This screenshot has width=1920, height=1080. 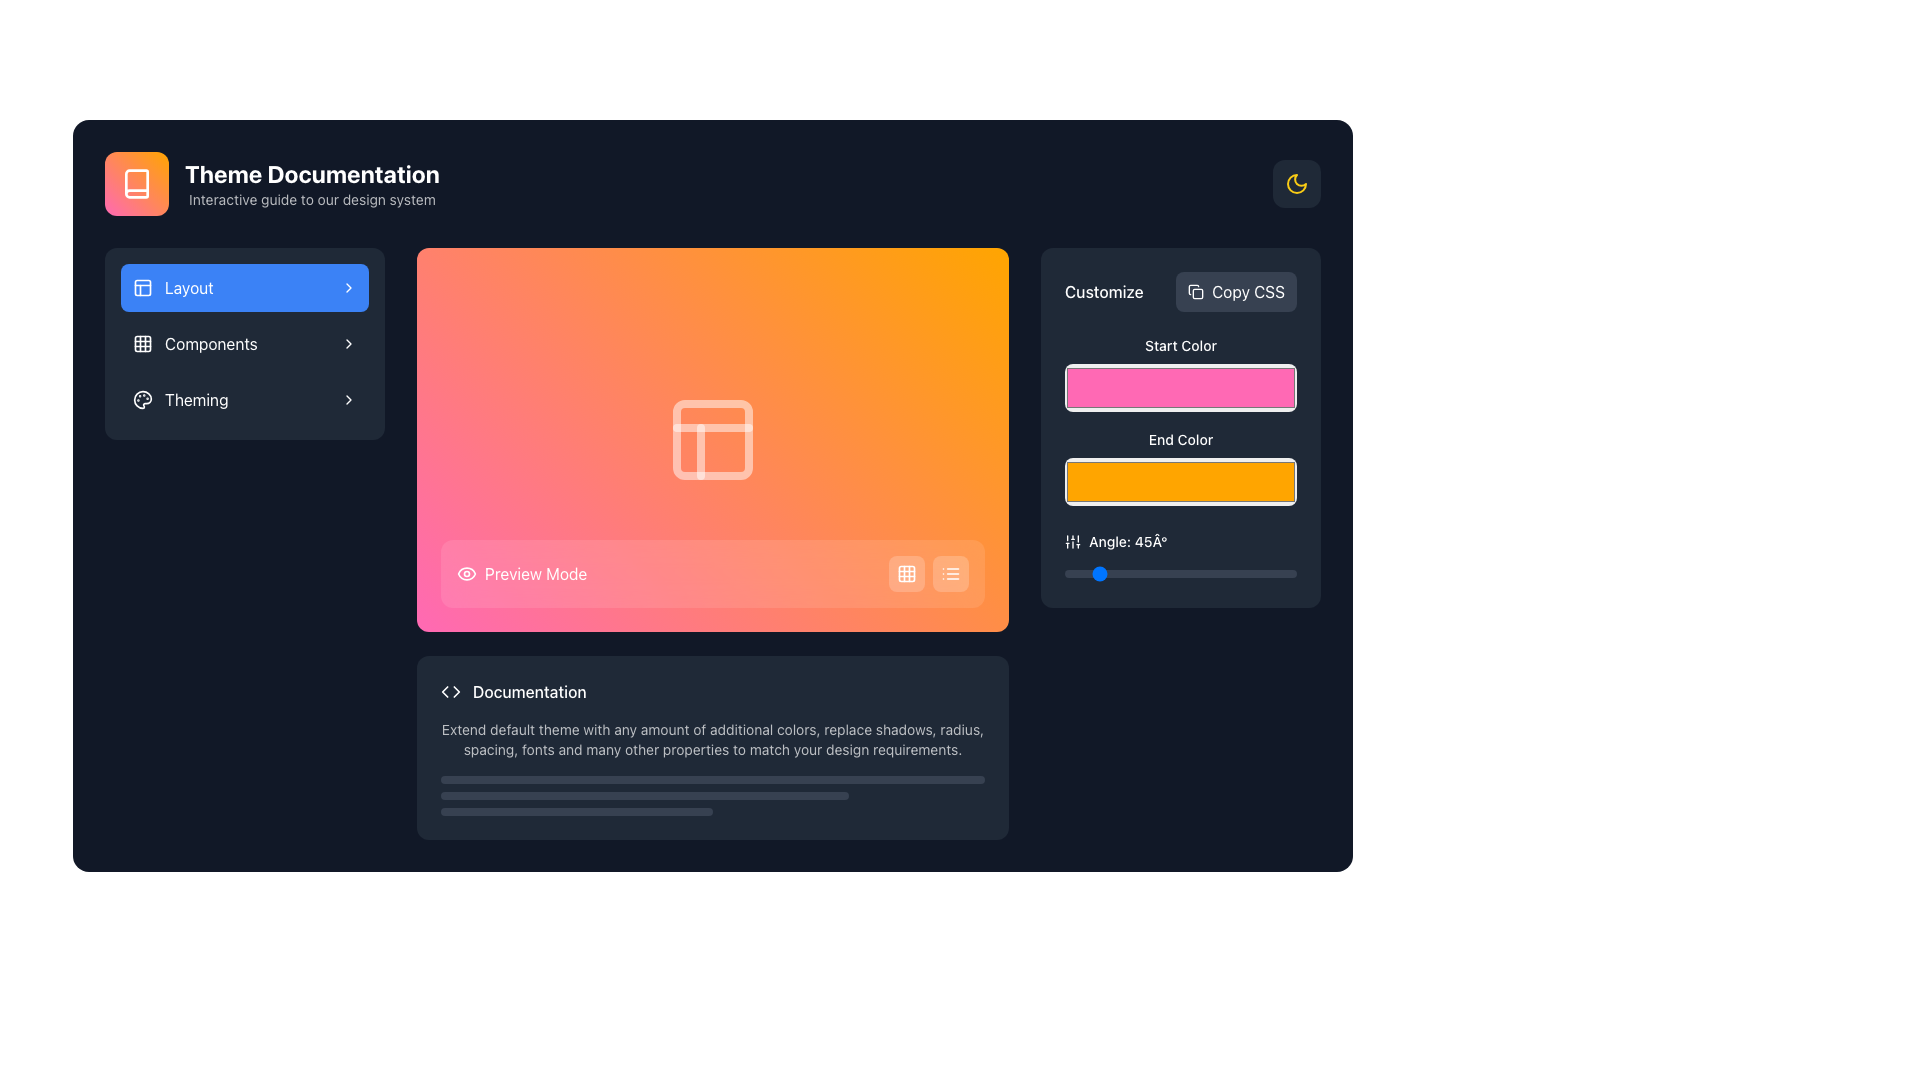 I want to click on the color picker interface block located in the right panel under the 'Copy CSS' button and above the 'Angle: 45°' slider, so click(x=1180, y=420).